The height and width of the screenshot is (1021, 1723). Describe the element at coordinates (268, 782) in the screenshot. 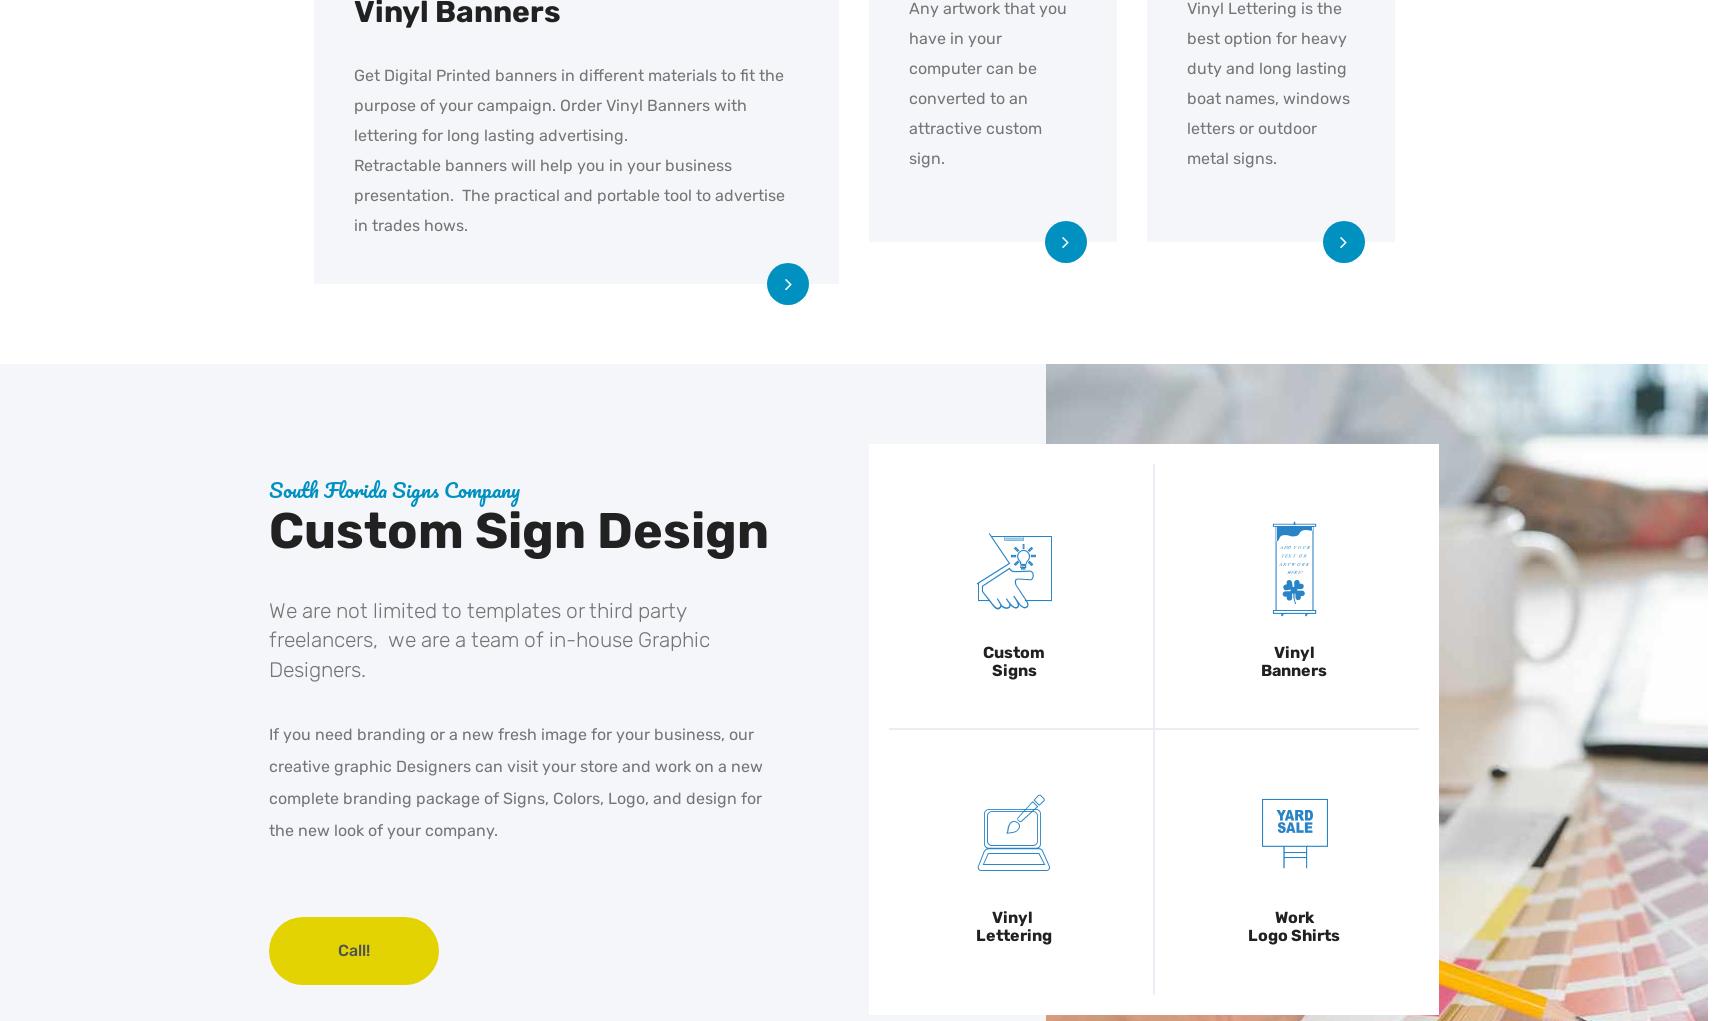

I see `'If you need branding or a new fresh image for your business, our creative graphic Designers can visit your store and work on a new complete branding package of Signs, Colors, Logo, and design for the new look of your company.'` at that location.